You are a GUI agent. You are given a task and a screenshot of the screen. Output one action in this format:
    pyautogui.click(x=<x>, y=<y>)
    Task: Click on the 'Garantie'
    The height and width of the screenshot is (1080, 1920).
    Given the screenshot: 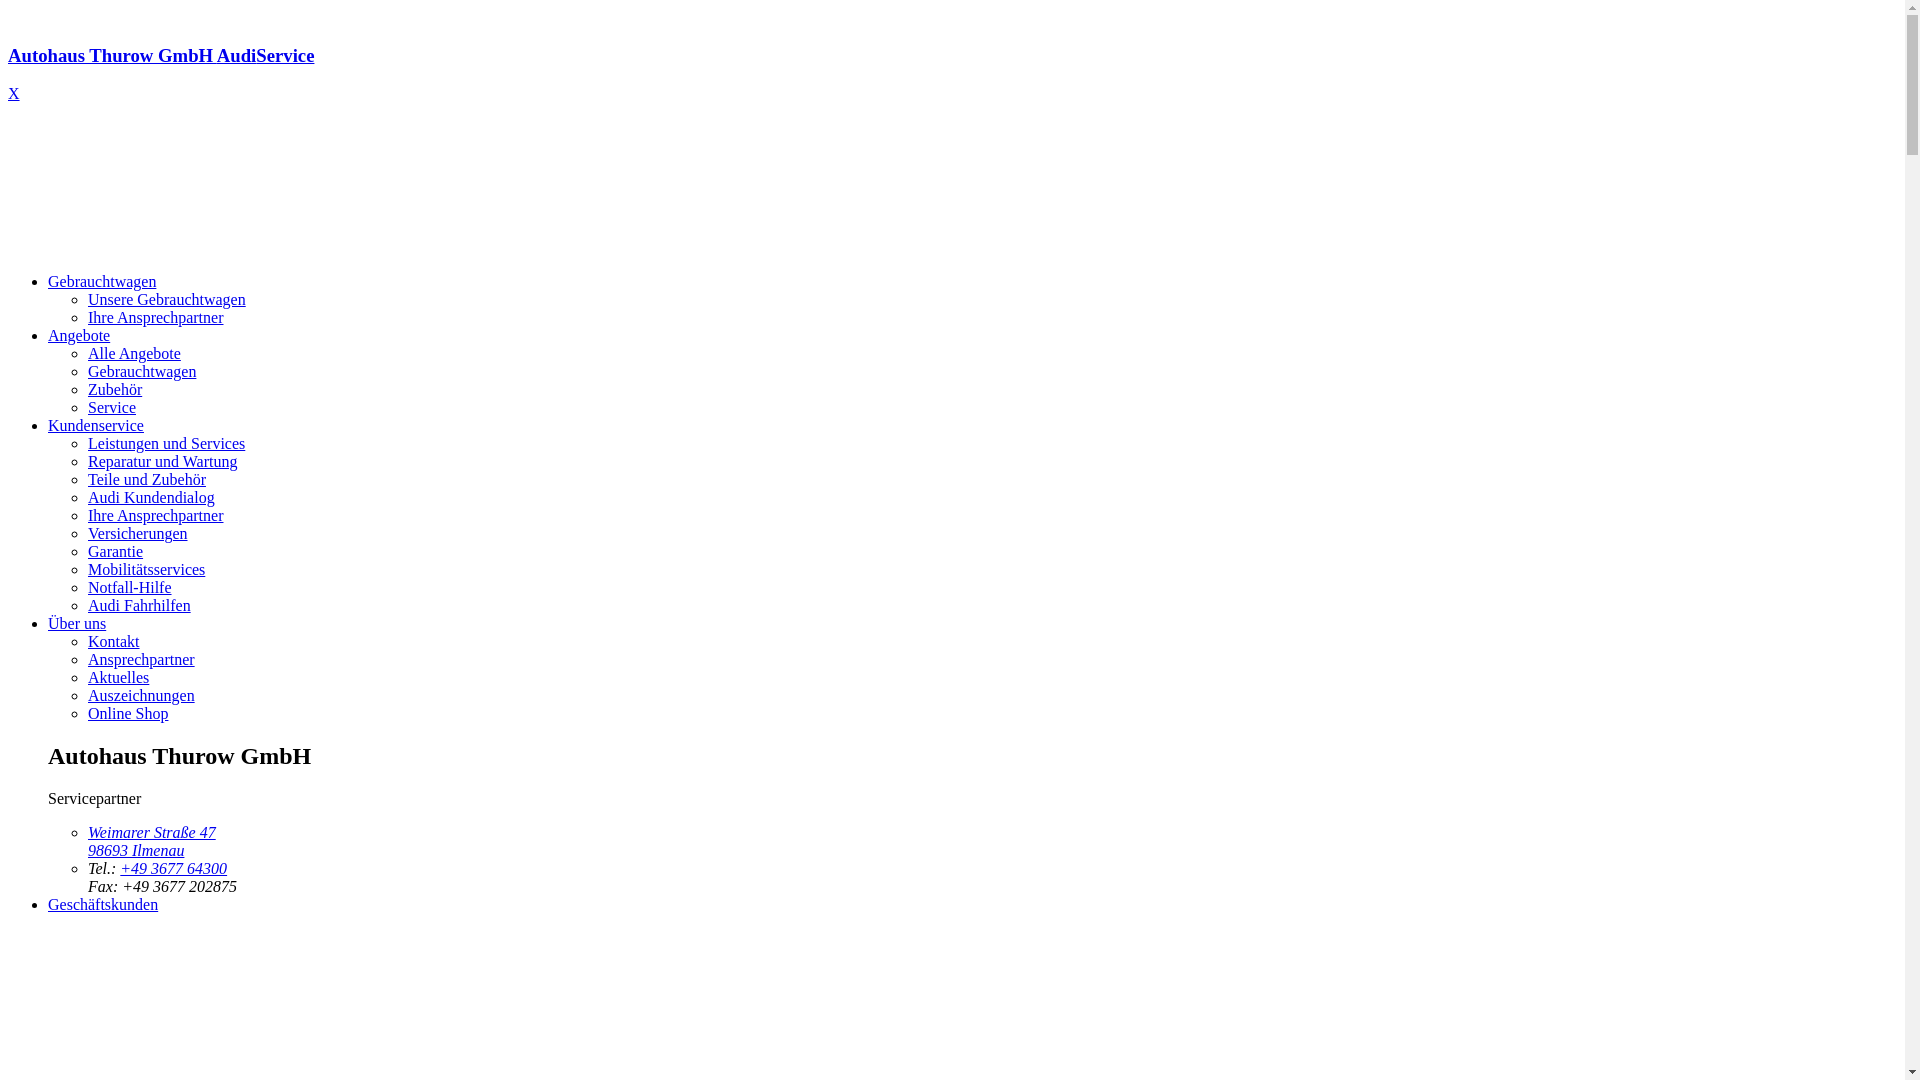 What is the action you would take?
    pyautogui.click(x=86, y=551)
    